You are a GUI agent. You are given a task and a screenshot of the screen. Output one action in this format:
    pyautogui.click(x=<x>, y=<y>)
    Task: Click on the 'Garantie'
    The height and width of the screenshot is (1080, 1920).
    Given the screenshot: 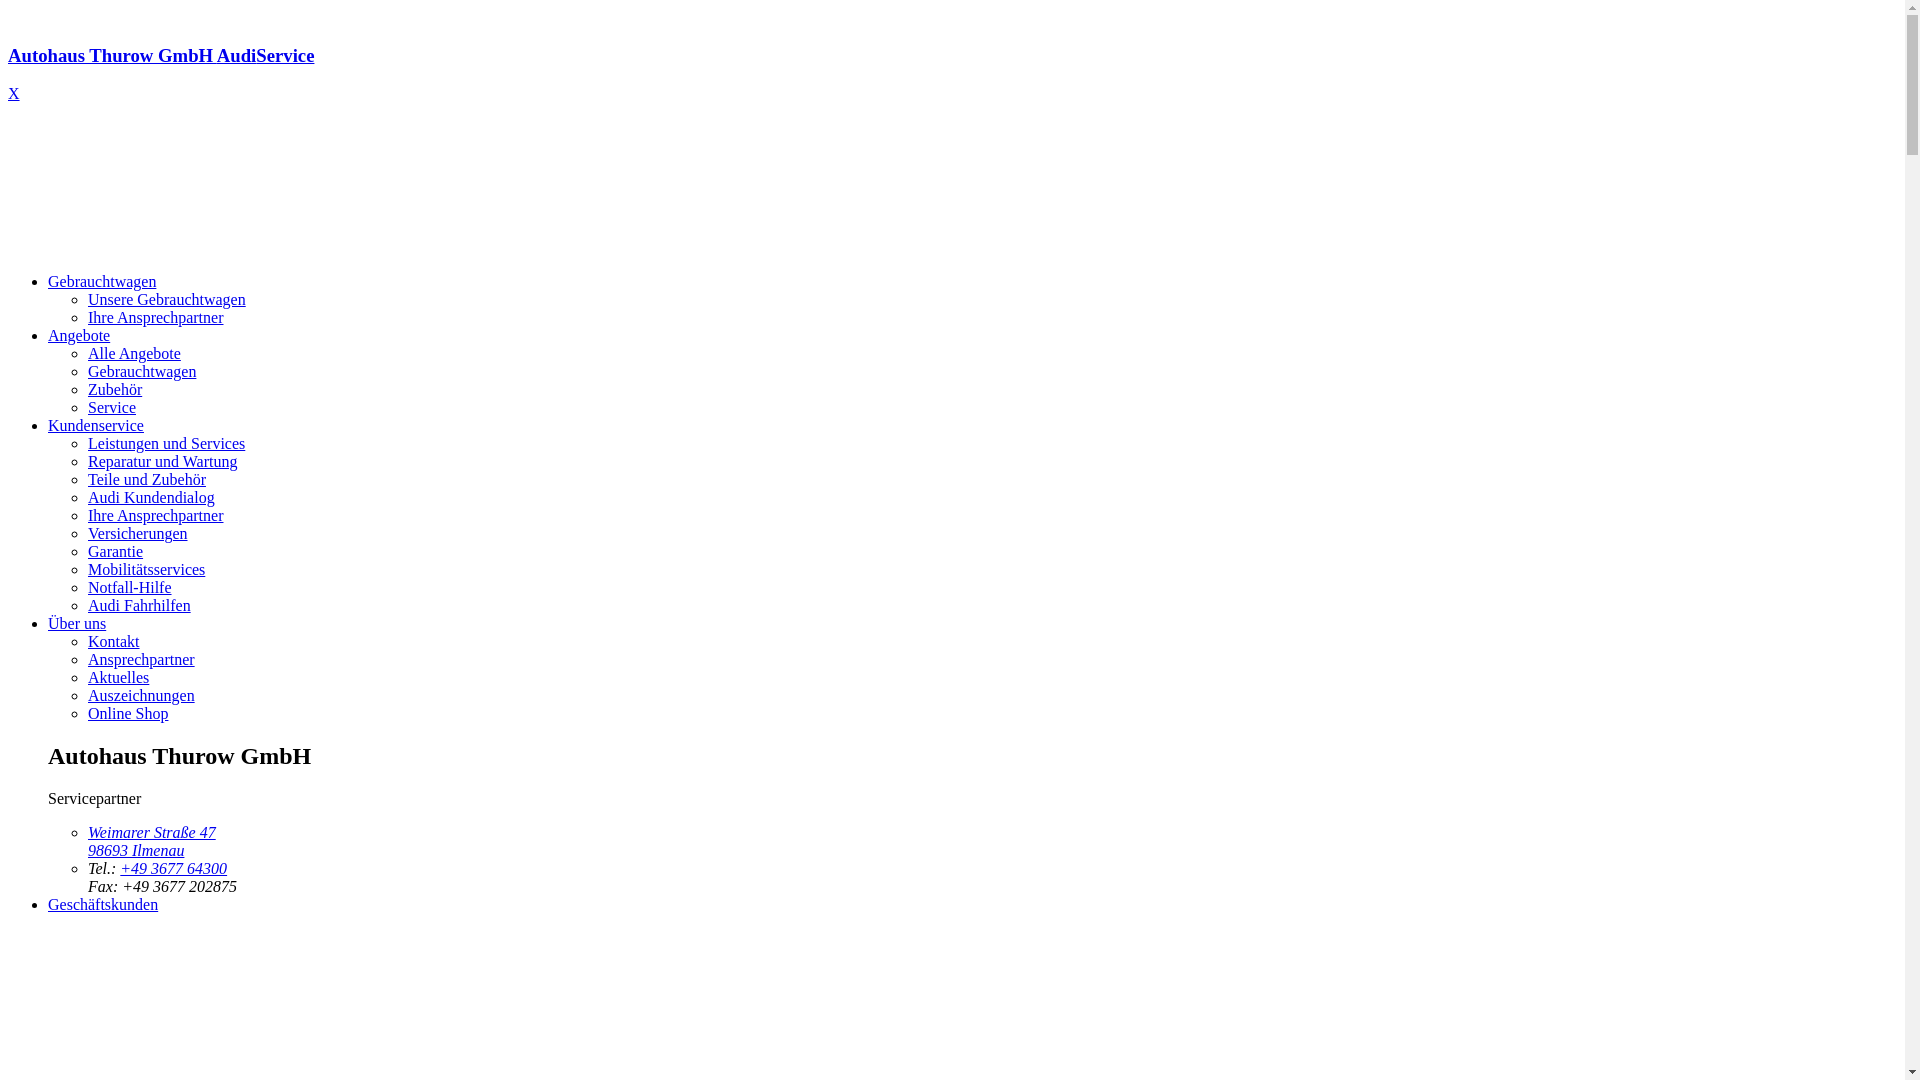 What is the action you would take?
    pyautogui.click(x=86, y=551)
    